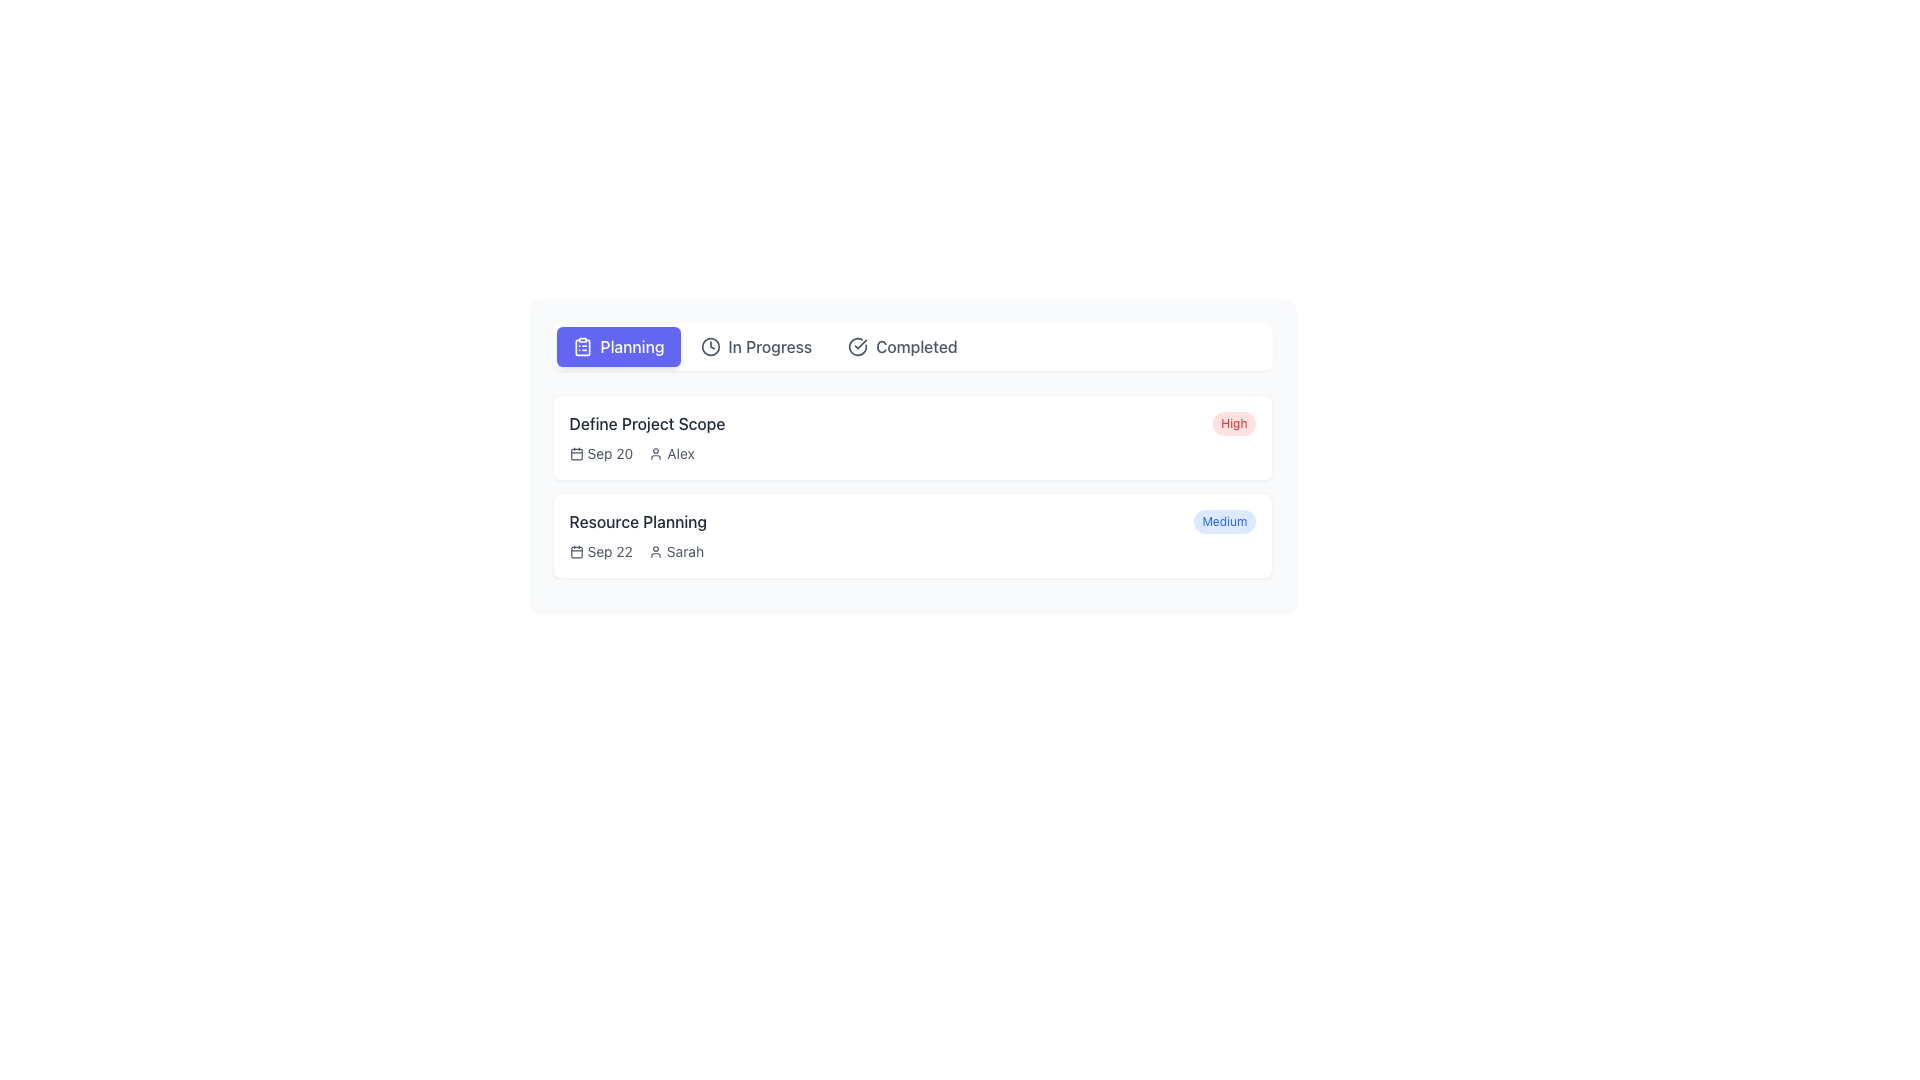  Describe the element at coordinates (858, 346) in the screenshot. I see `the icon representing a circle with a check mark inside it, which is located directly to the left of the text label 'Completed' in the tab-like navigation bar` at that location.